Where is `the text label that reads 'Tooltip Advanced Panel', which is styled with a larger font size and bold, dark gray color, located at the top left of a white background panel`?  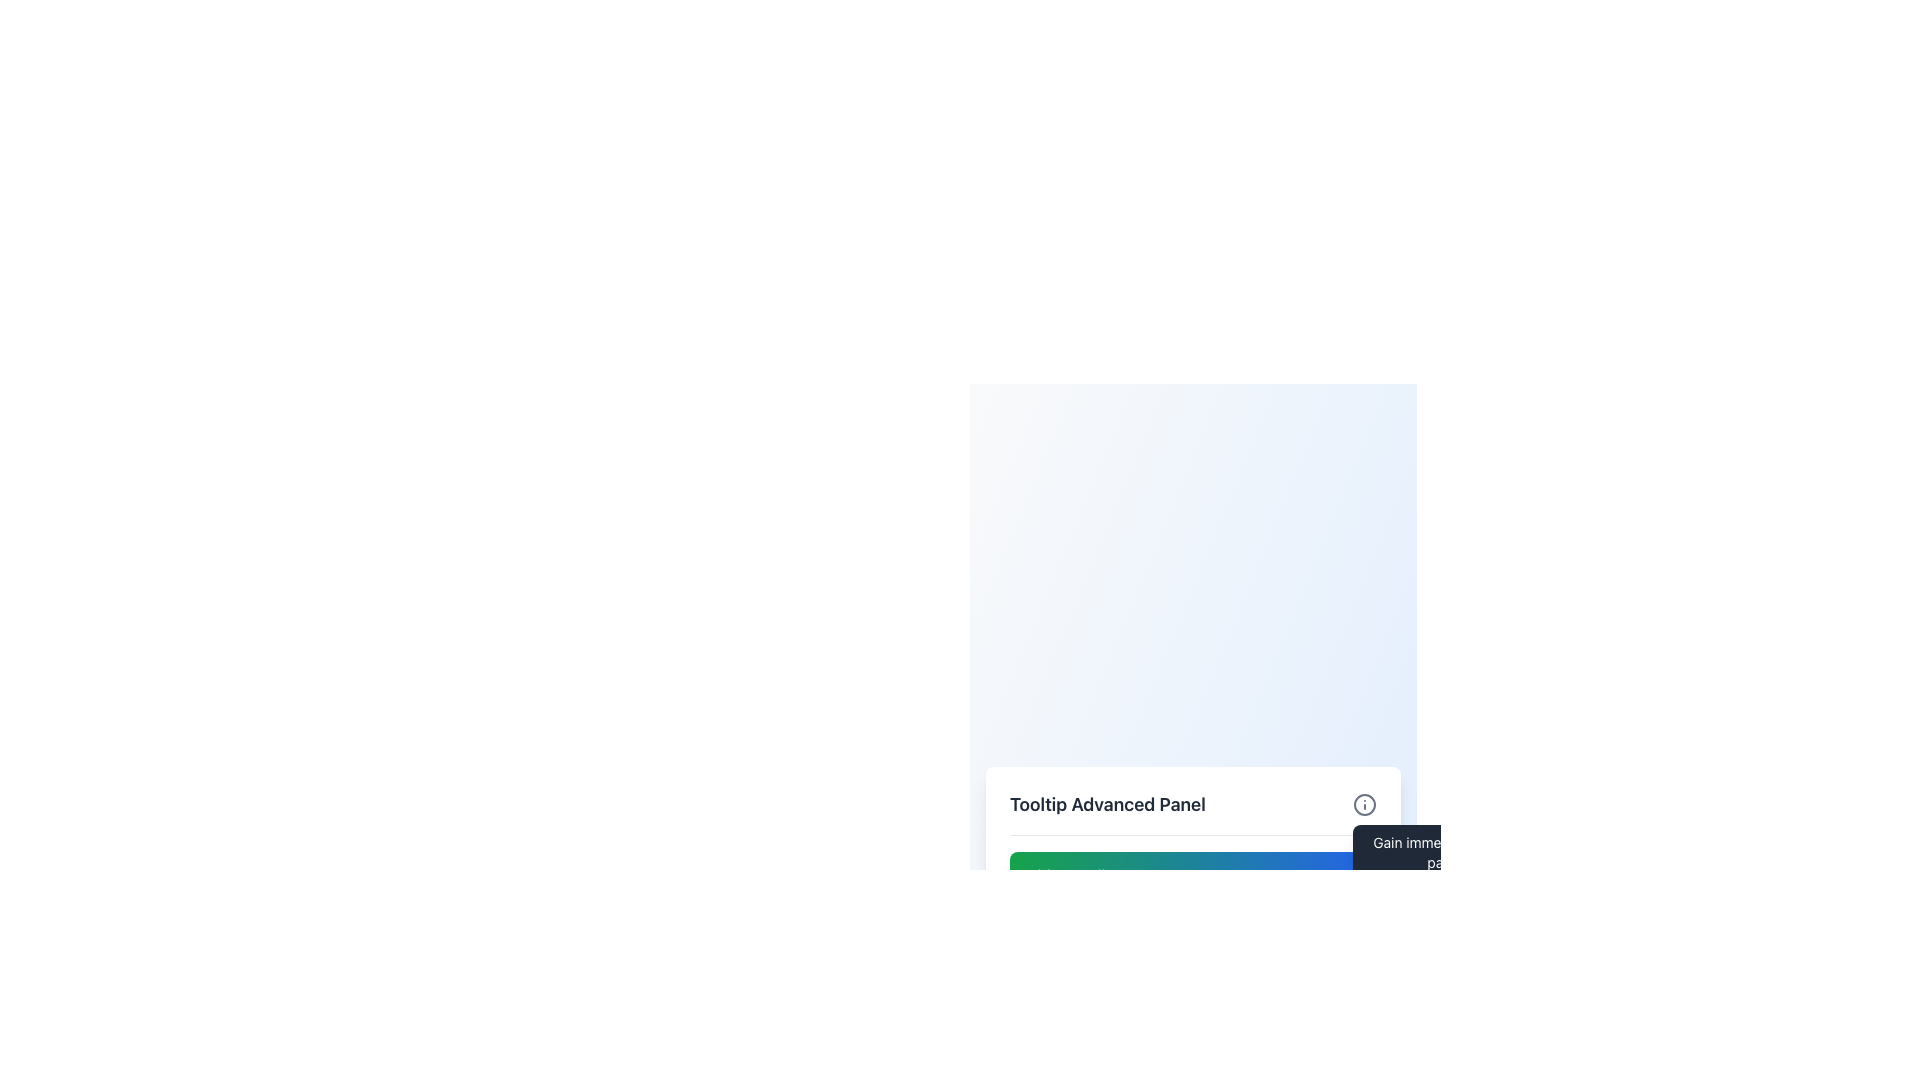
the text label that reads 'Tooltip Advanced Panel', which is styled with a larger font size and bold, dark gray color, located at the top left of a white background panel is located at coordinates (1106, 804).